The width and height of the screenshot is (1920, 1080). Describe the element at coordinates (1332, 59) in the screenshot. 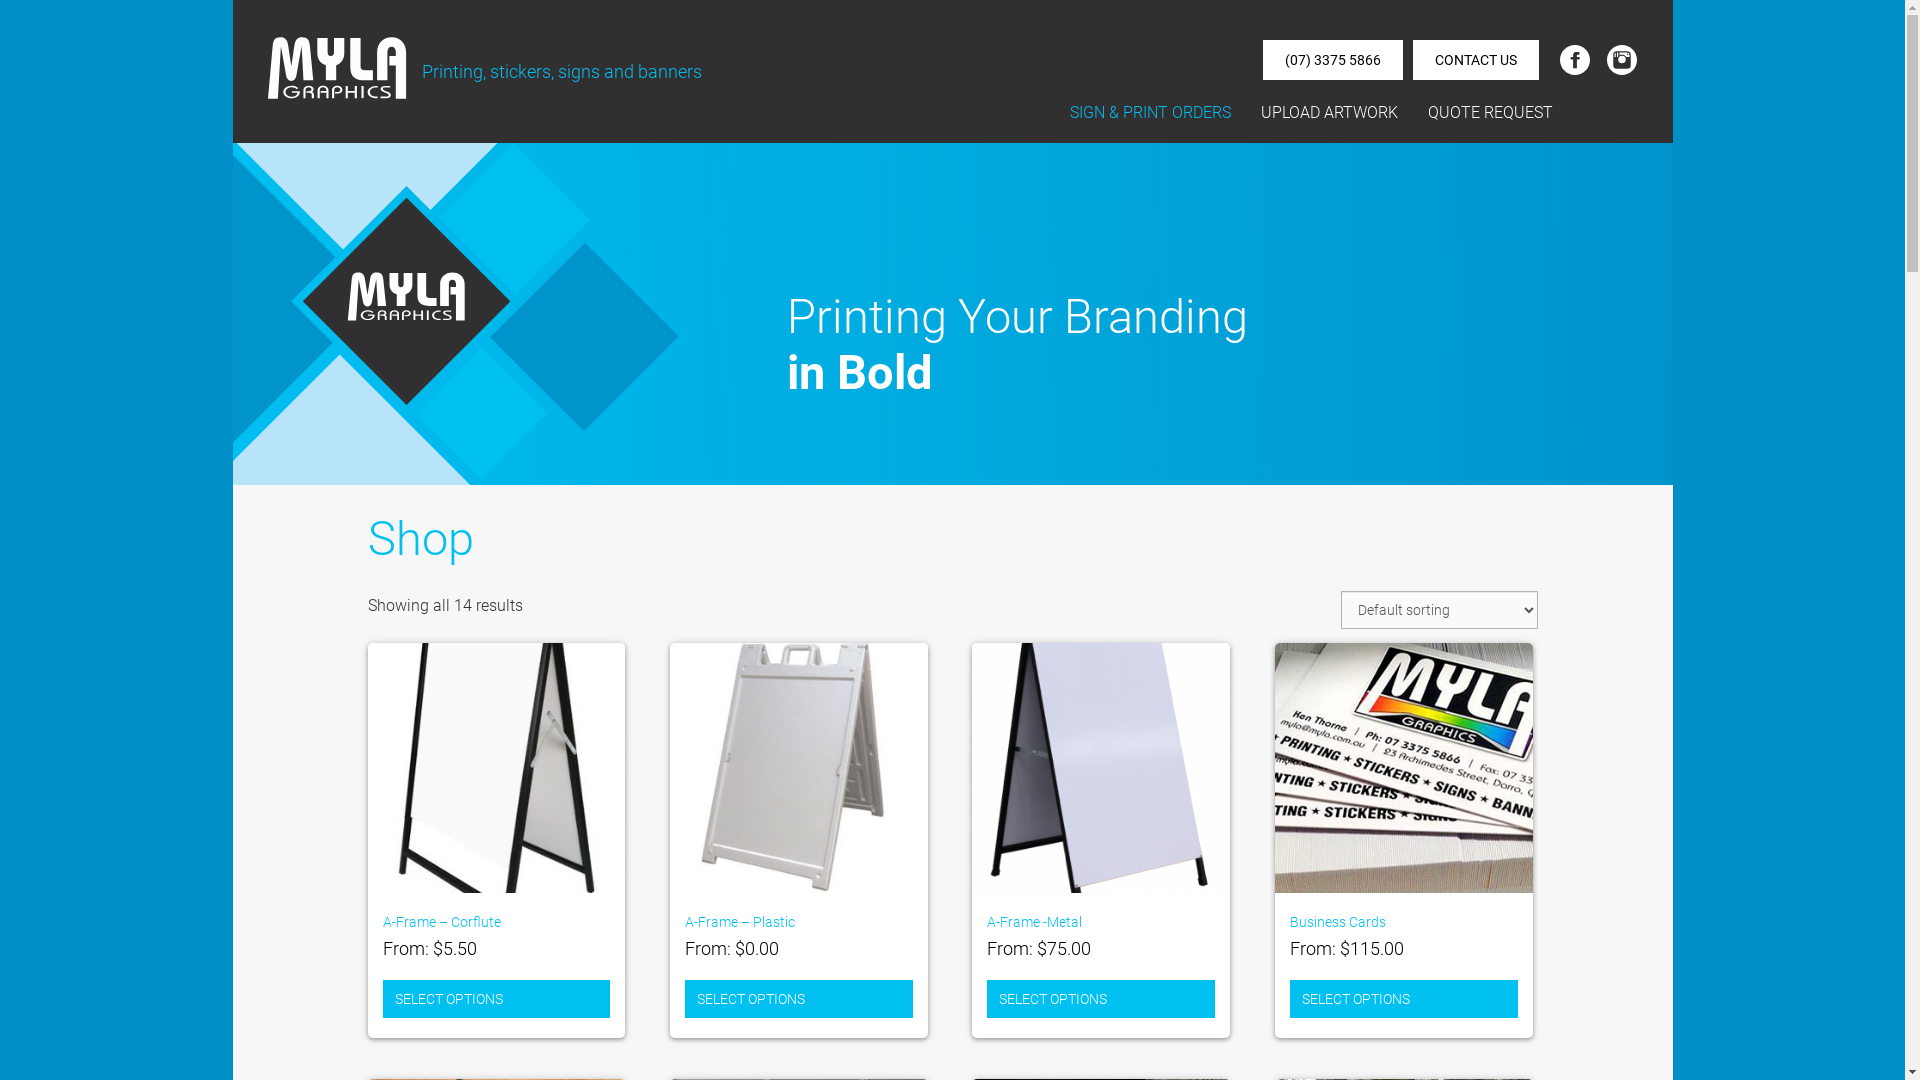

I see `'(07) 3375 5866'` at that location.